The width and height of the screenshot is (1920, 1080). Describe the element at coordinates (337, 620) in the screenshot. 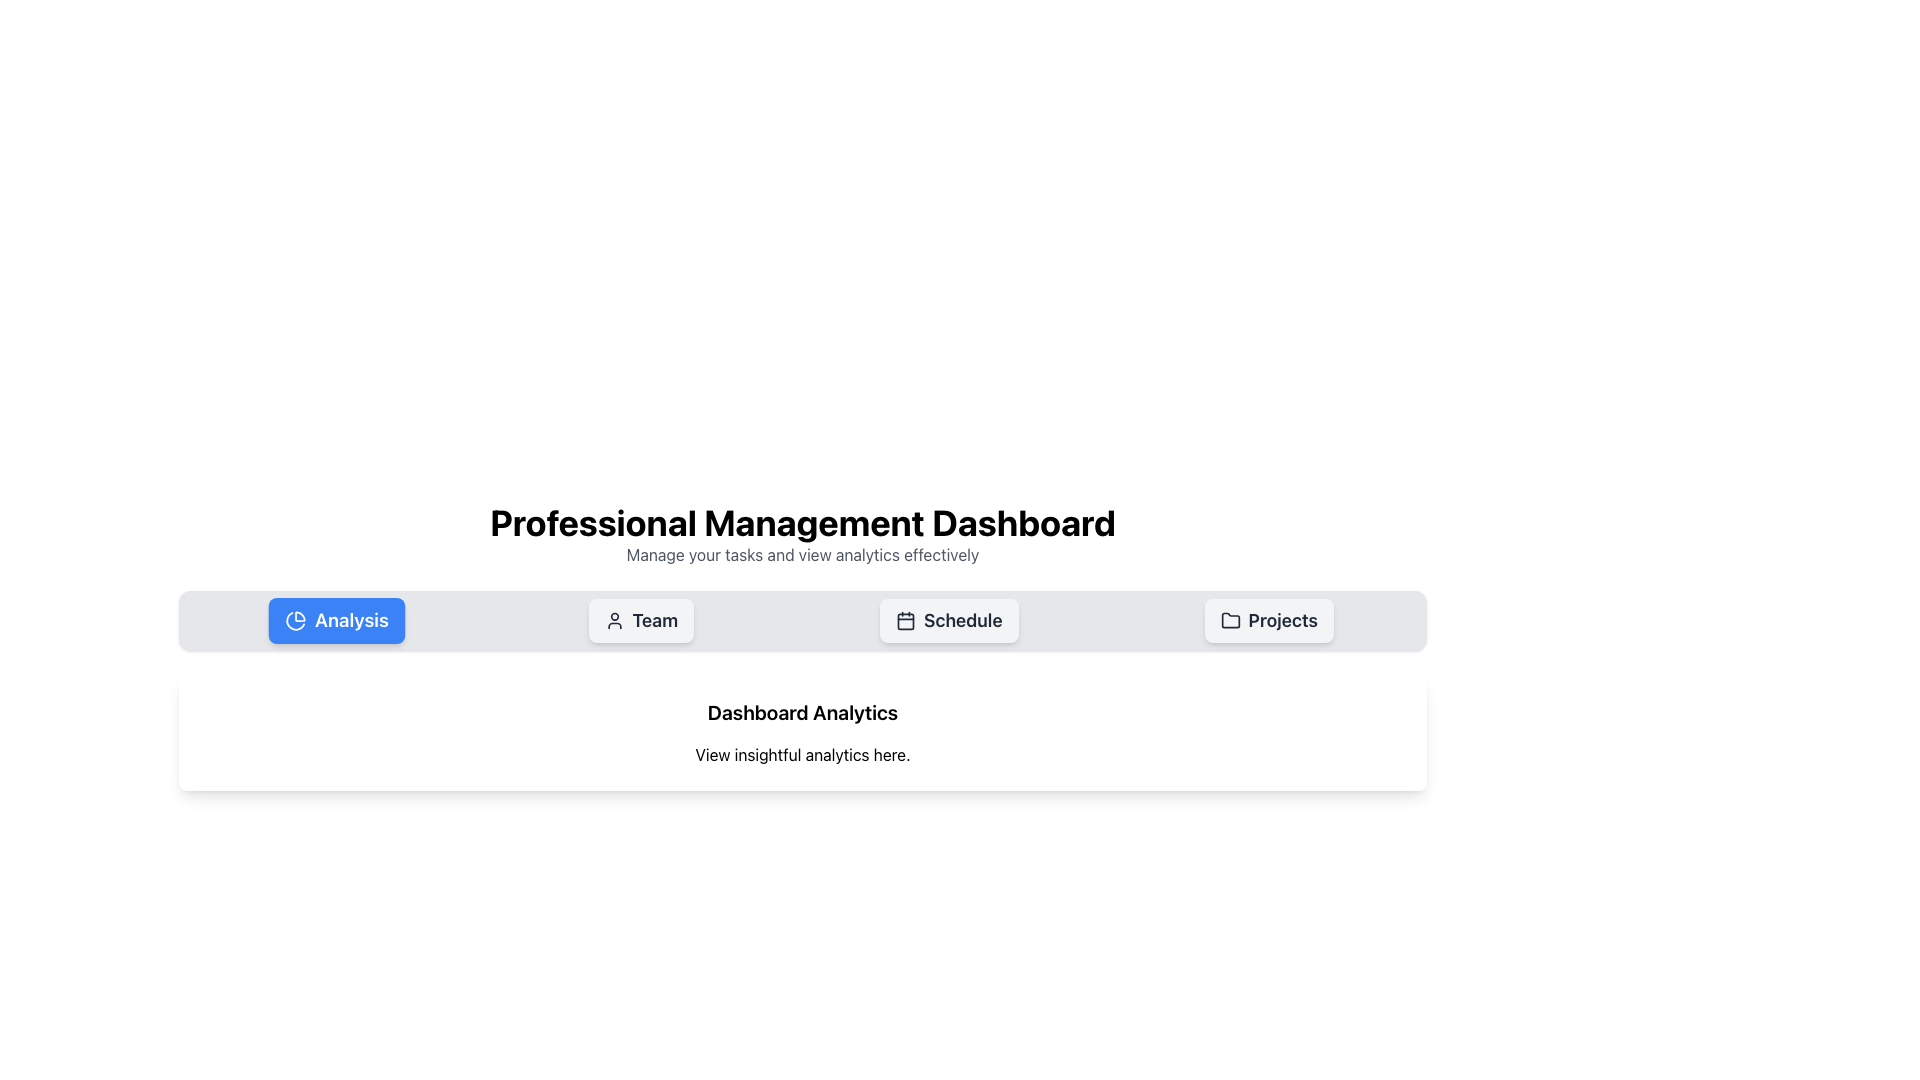

I see `the 'Analysis' button located in the top-left corner of the button group` at that location.